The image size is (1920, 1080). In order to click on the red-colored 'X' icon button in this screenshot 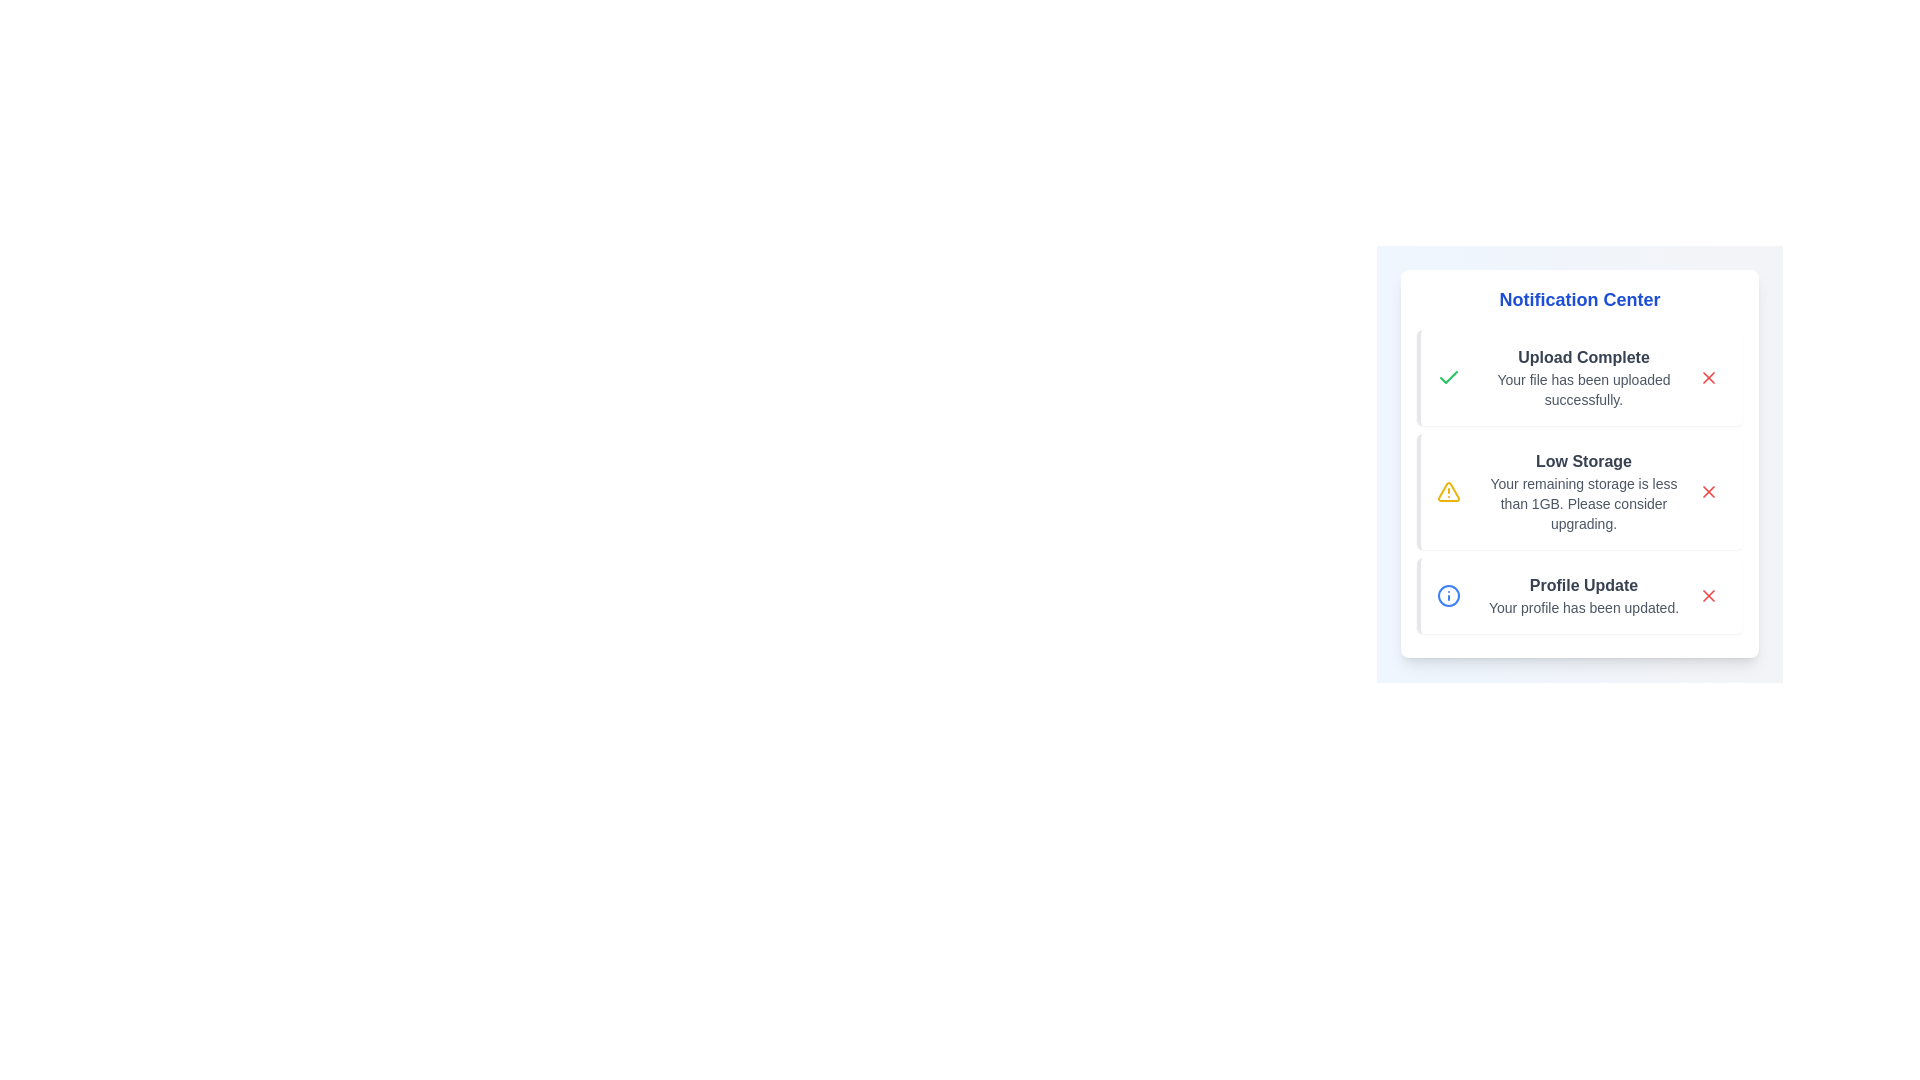, I will do `click(1707, 492)`.